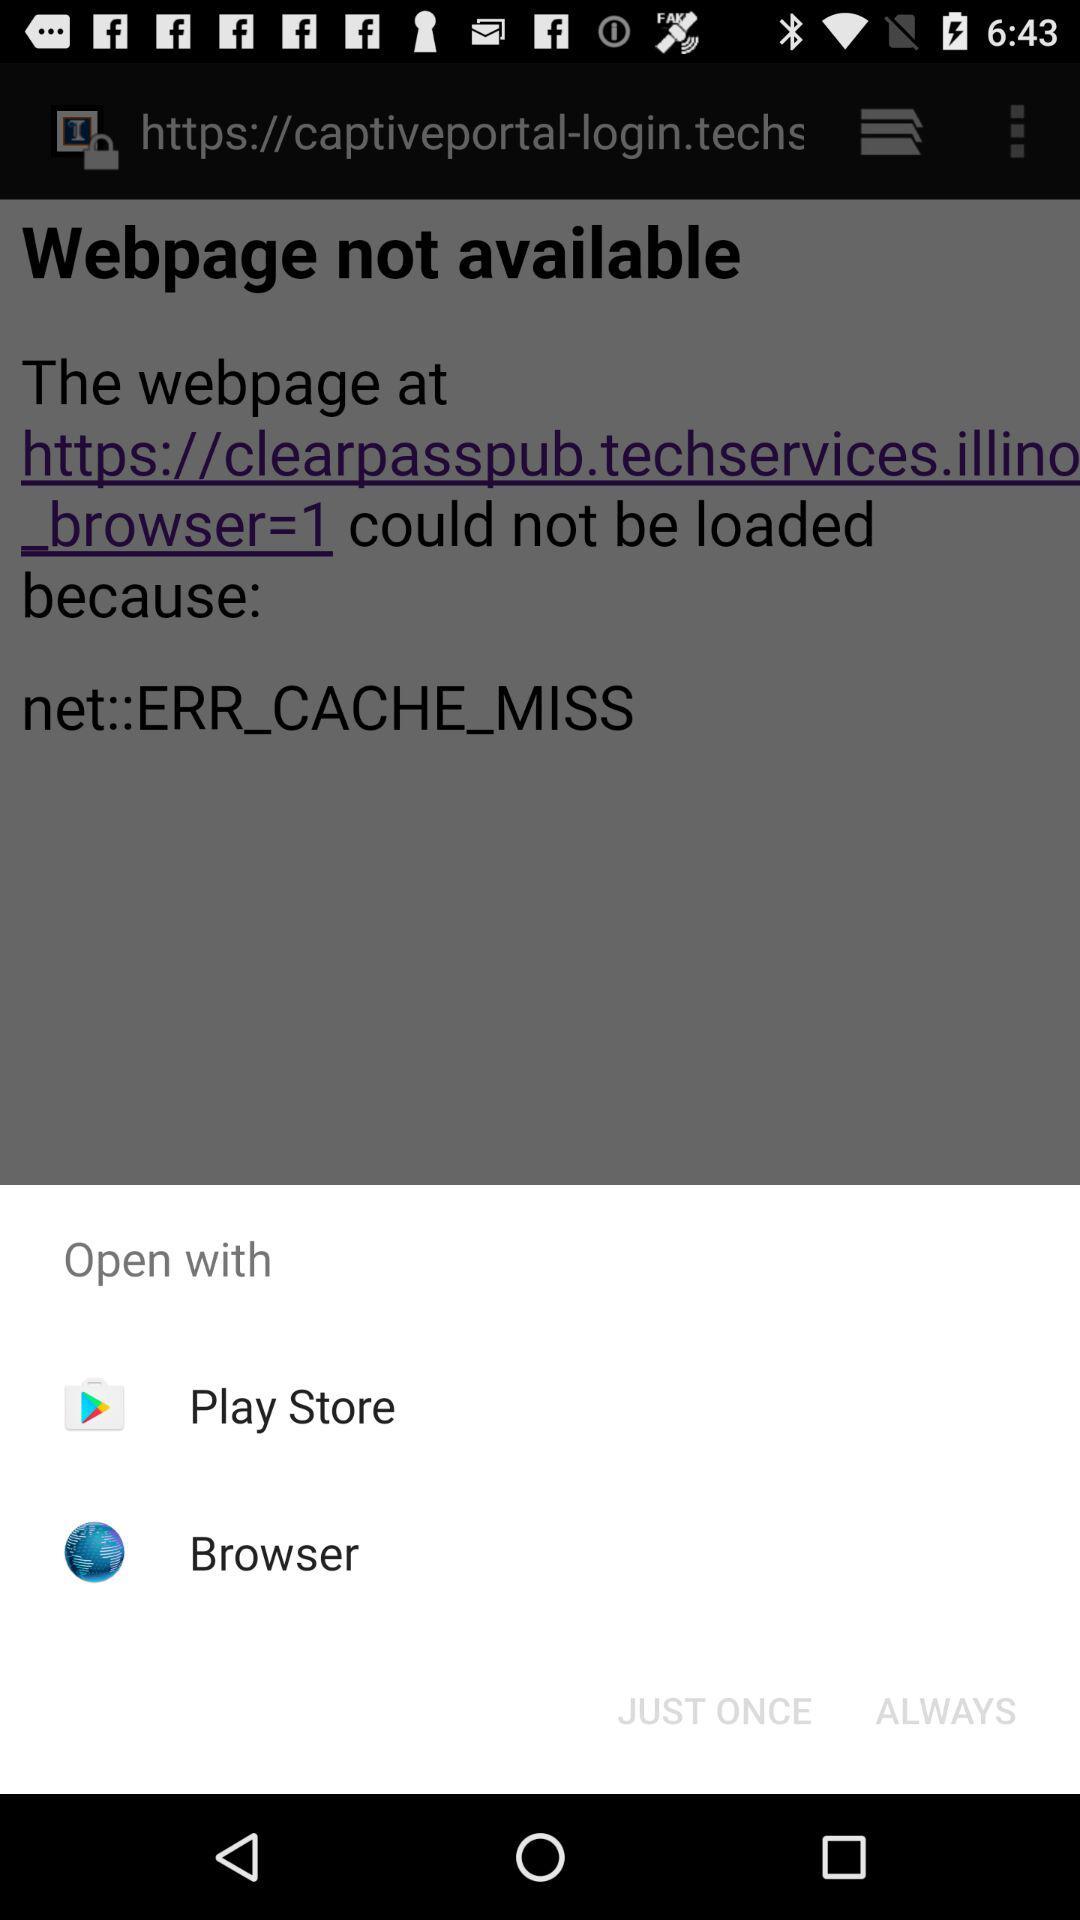 Image resolution: width=1080 pixels, height=1920 pixels. I want to click on the play store app, so click(292, 1404).